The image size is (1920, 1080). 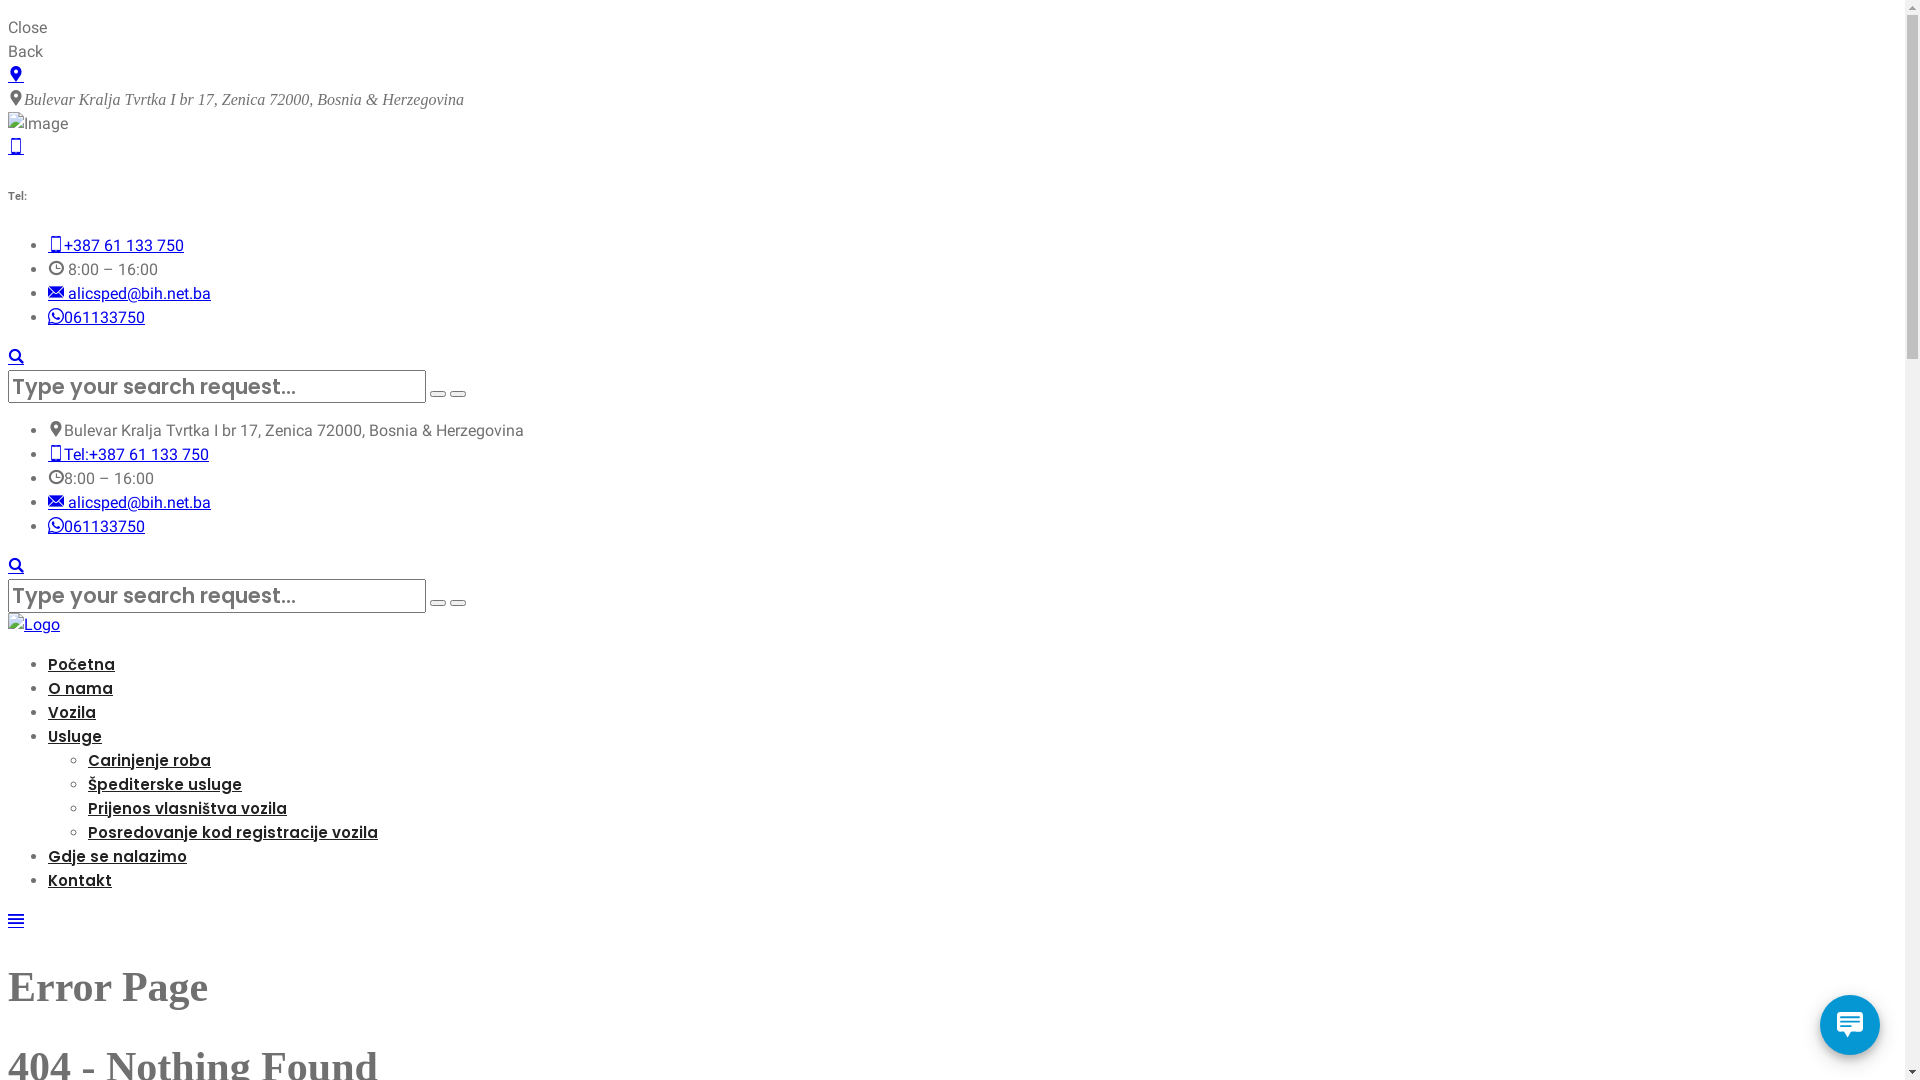 What do you see at coordinates (72, 711) in the screenshot?
I see `'Vozila'` at bounding box center [72, 711].